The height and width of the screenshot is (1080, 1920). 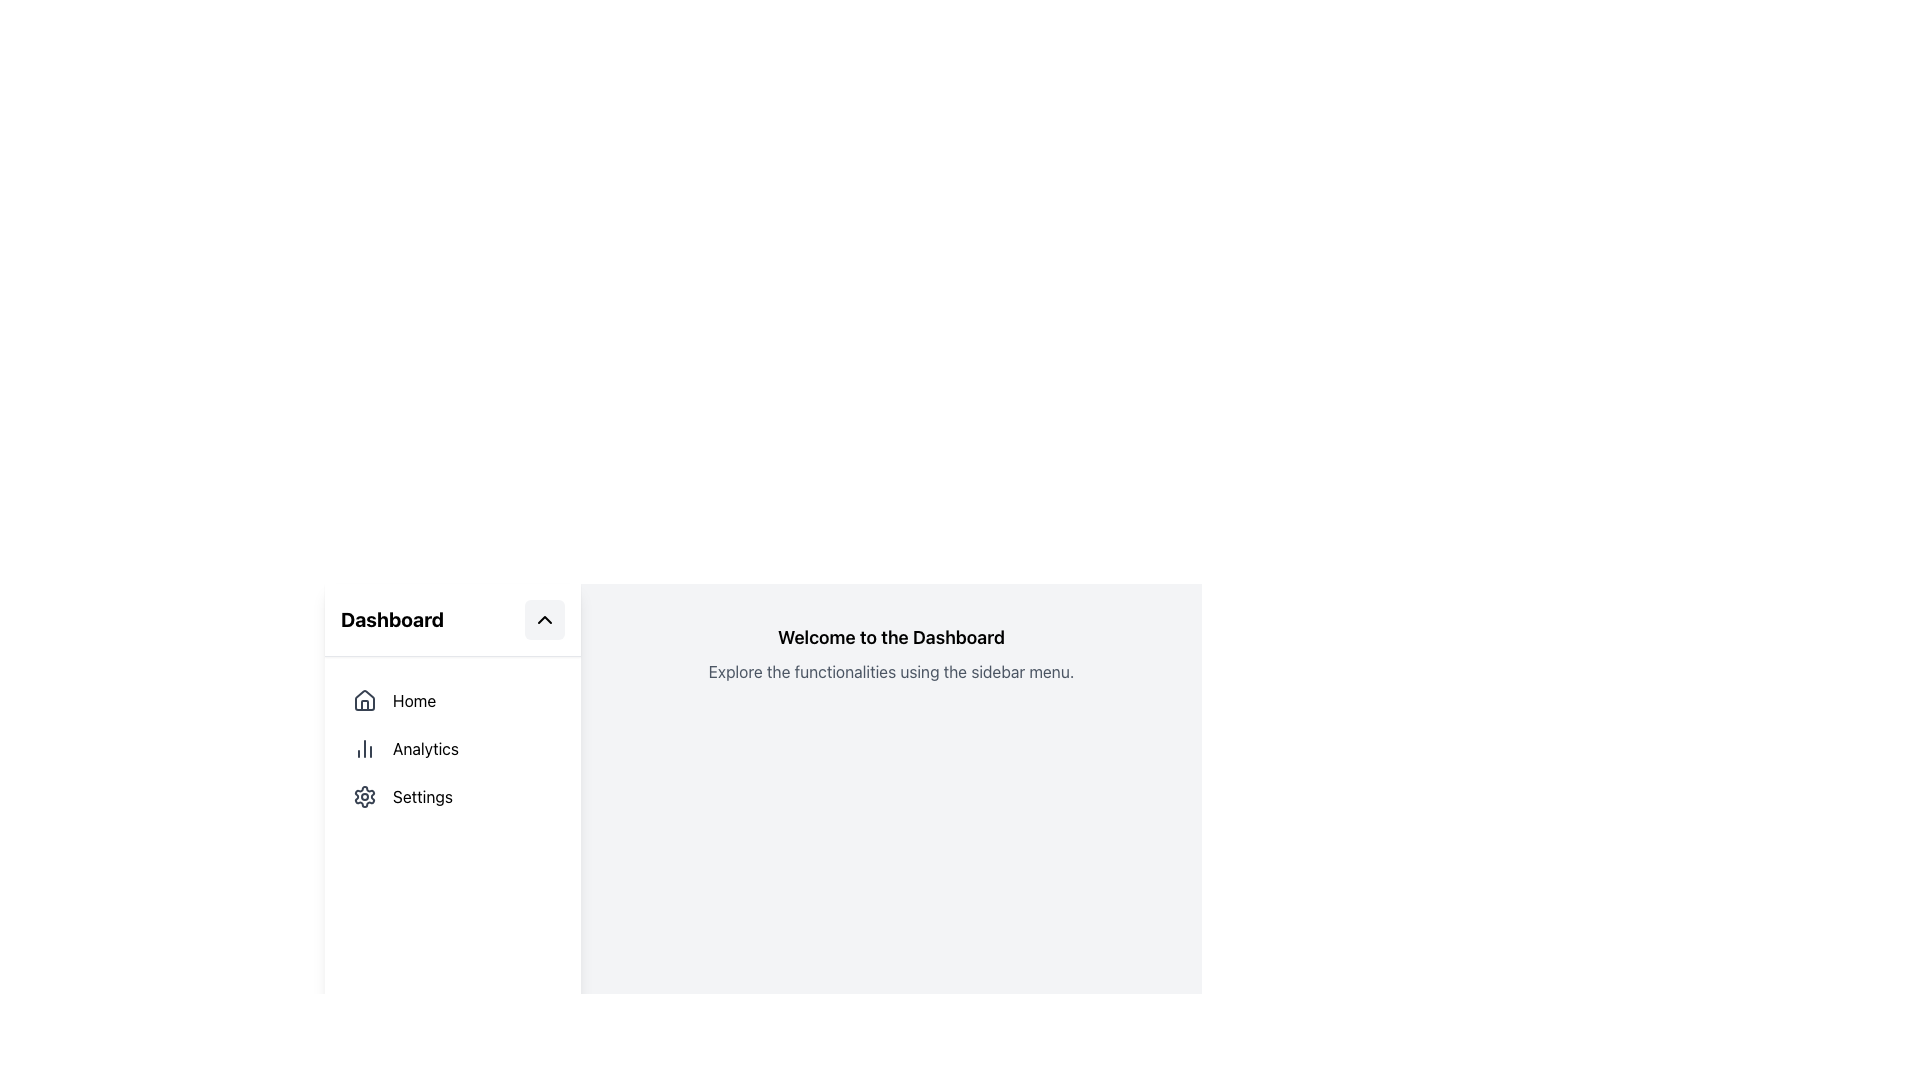 What do you see at coordinates (364, 698) in the screenshot?
I see `the house icon in the sidebar navigation menu` at bounding box center [364, 698].